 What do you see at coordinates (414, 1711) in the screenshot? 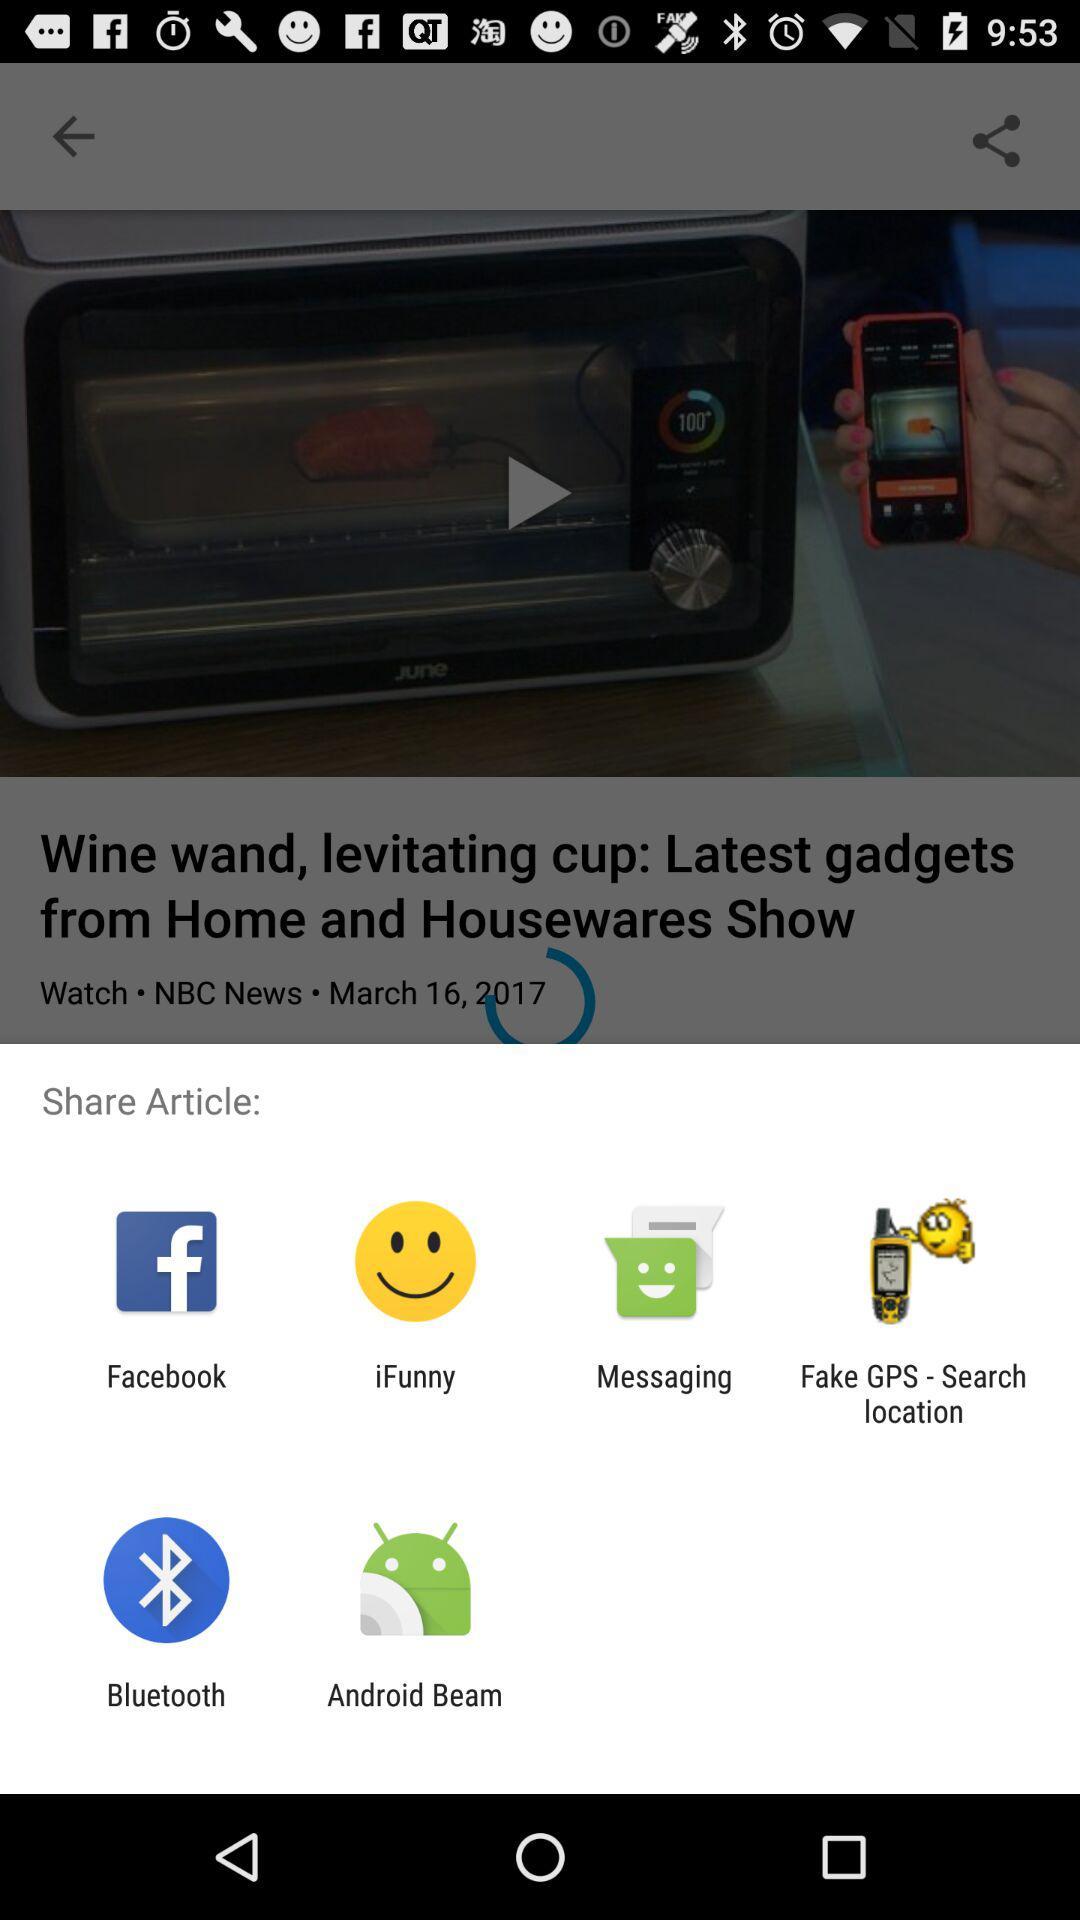
I see `the item next to bluetooth icon` at bounding box center [414, 1711].